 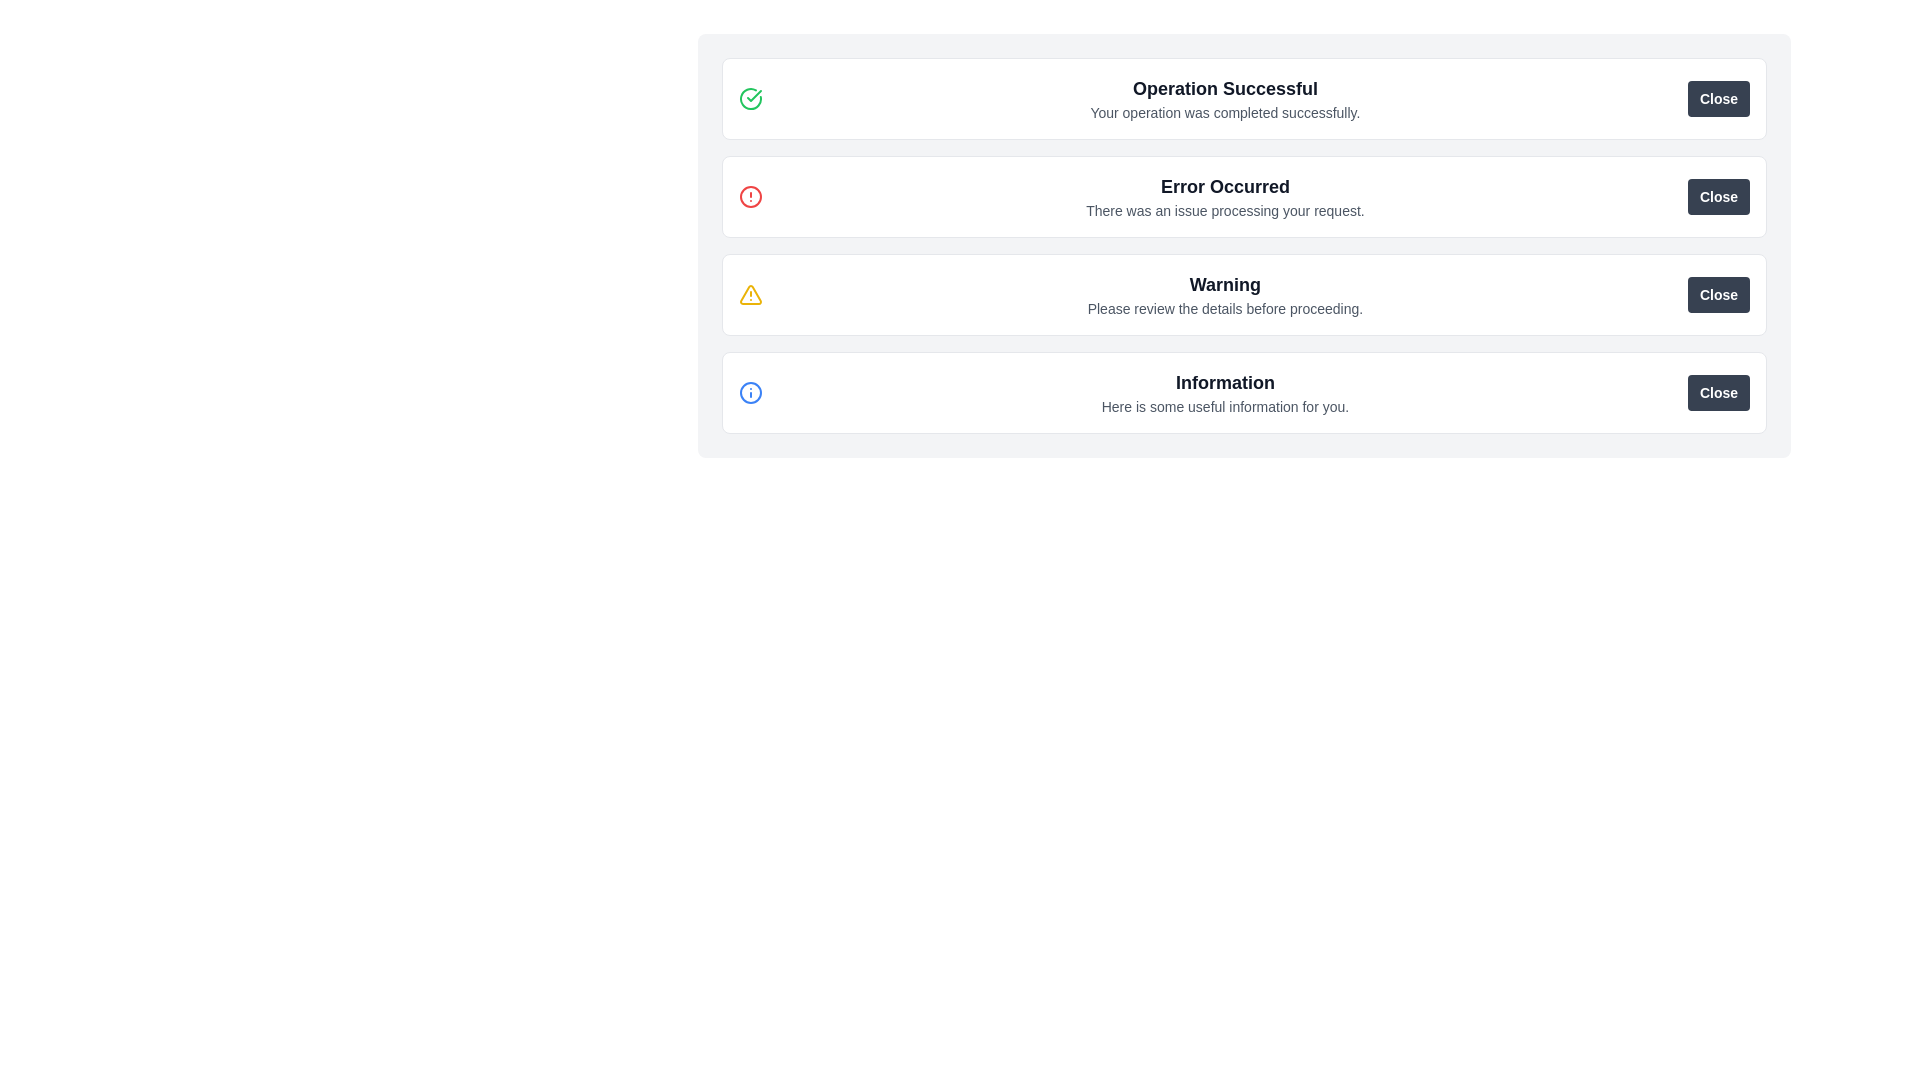 I want to click on the 'Operation Successful' text label, which is a bold and larger dark gray text located at the top of the notification card, so click(x=1224, y=87).